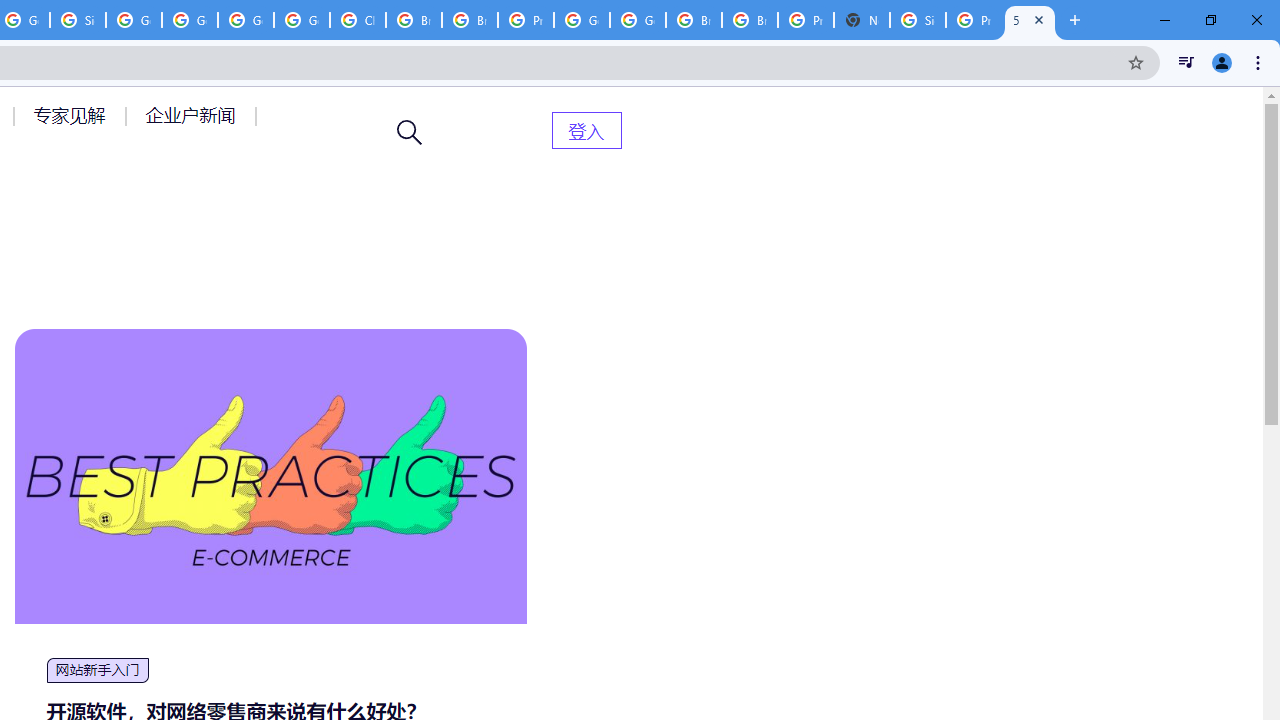 Image resolution: width=1280 pixels, height=720 pixels. I want to click on 'Google Cloud Platform', so click(637, 20).